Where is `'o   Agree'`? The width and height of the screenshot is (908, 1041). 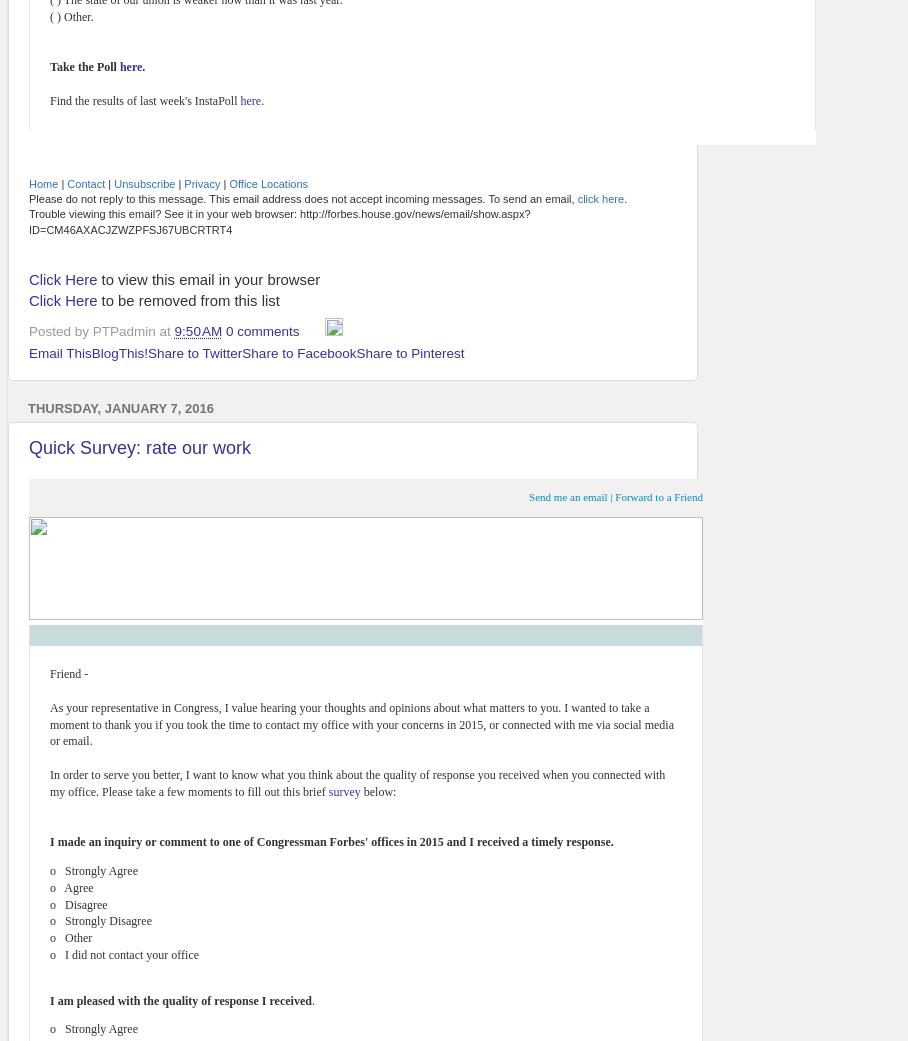
'o   Agree' is located at coordinates (50, 886).